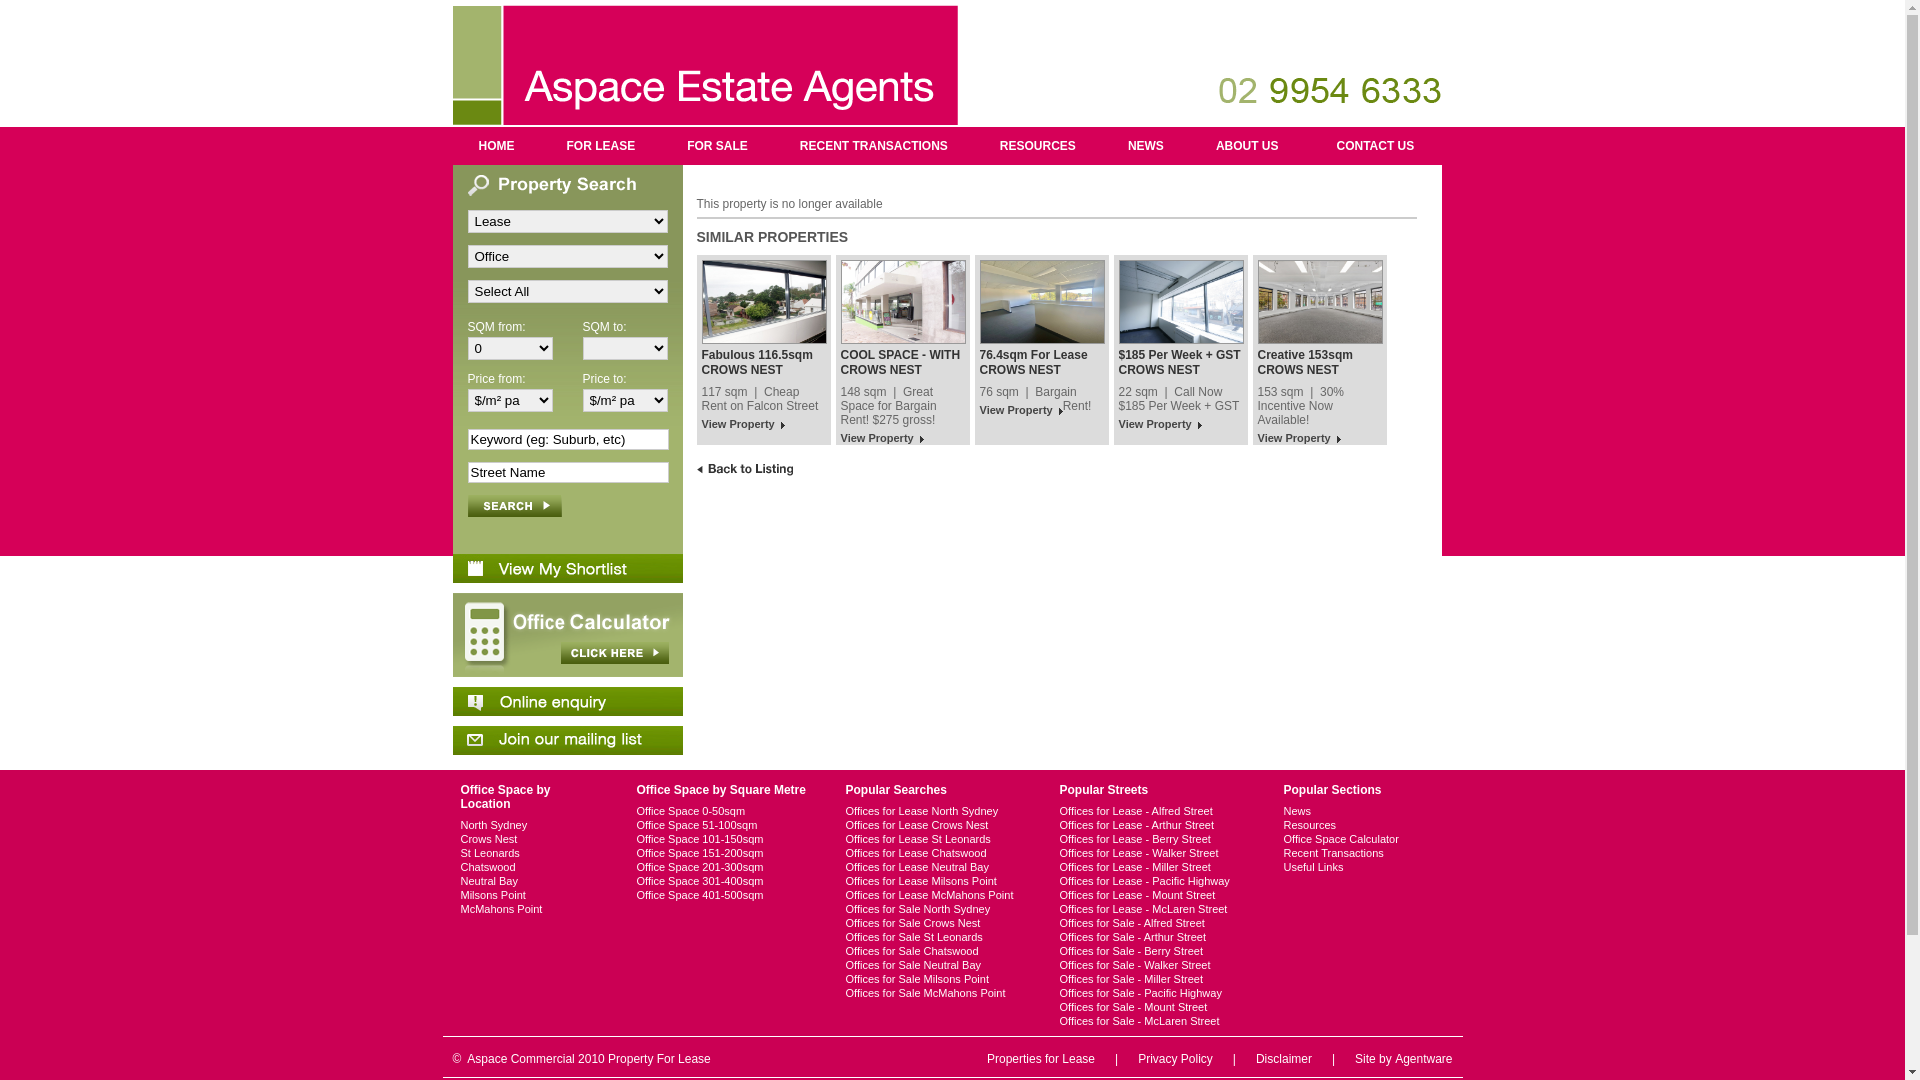 The width and height of the screenshot is (1920, 1080). I want to click on 'Office Space 101-150sqm', so click(722, 839).